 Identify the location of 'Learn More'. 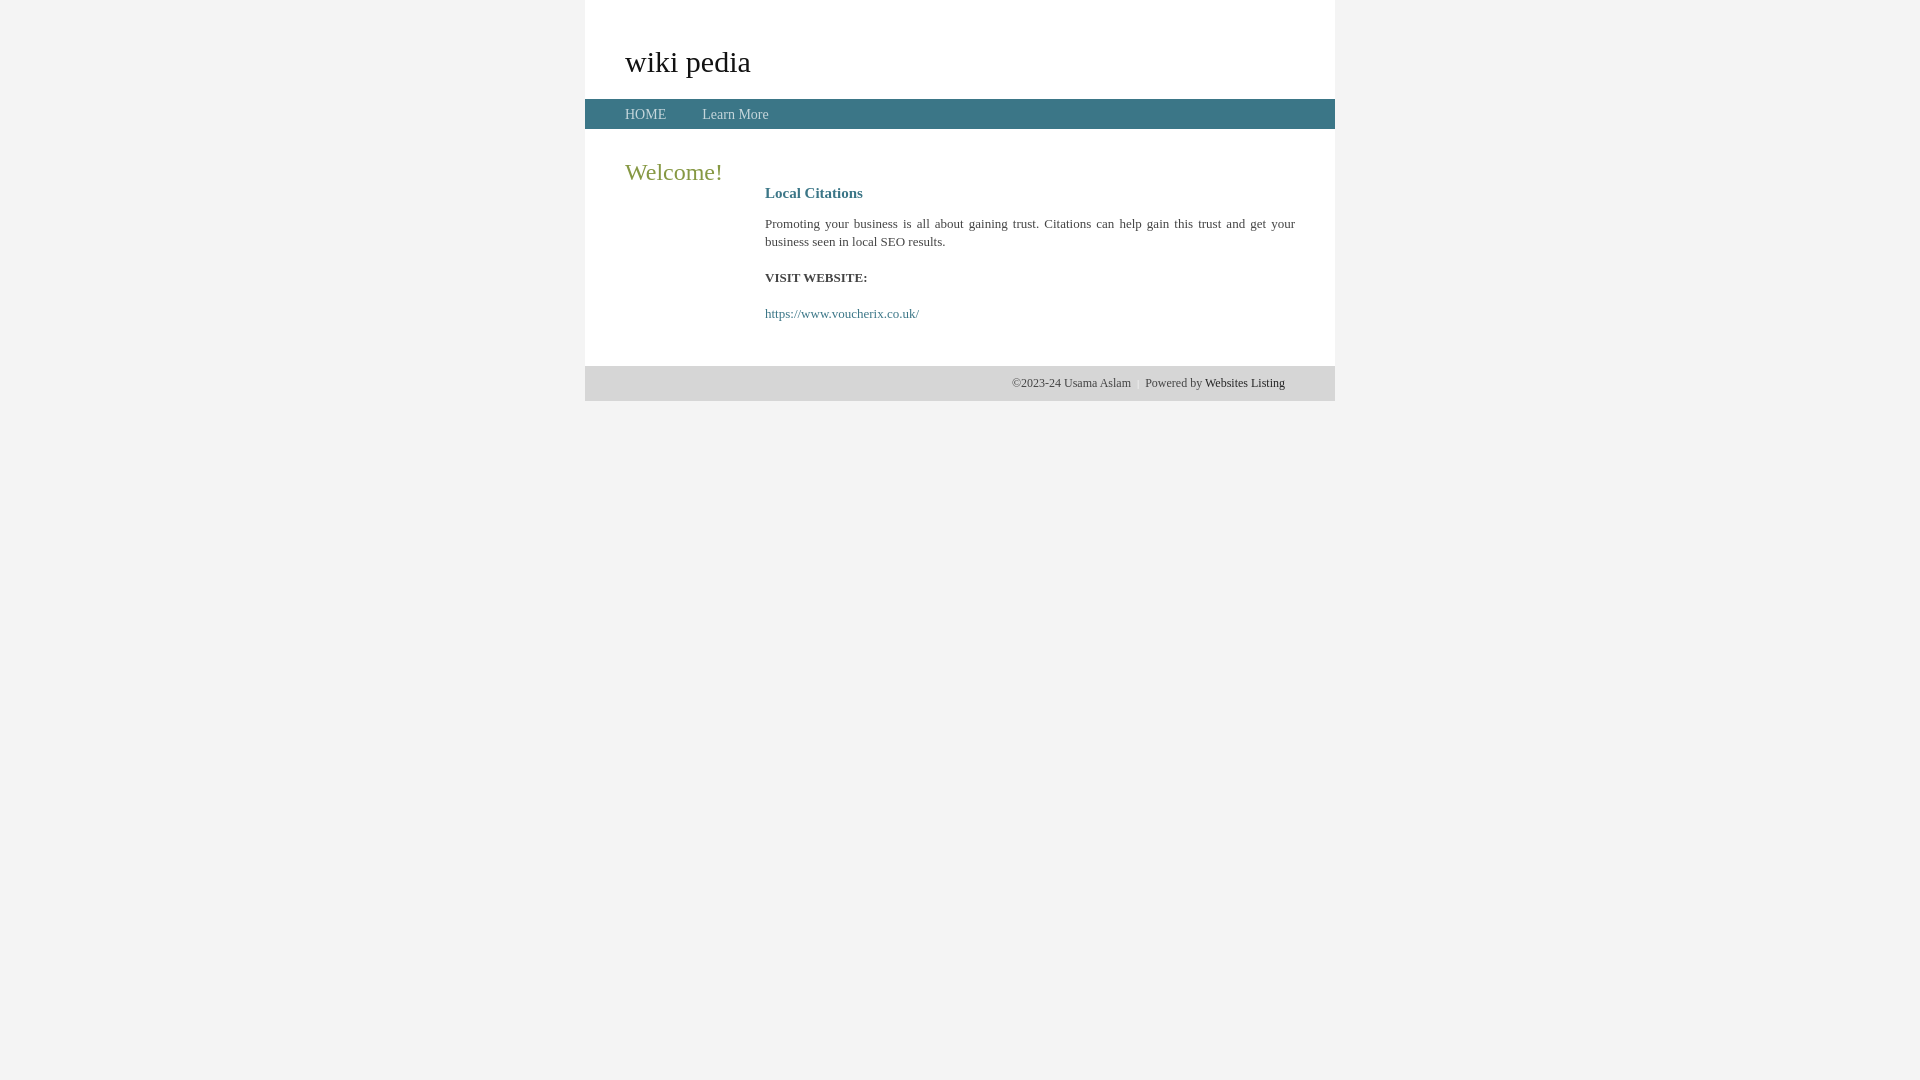
(701, 114).